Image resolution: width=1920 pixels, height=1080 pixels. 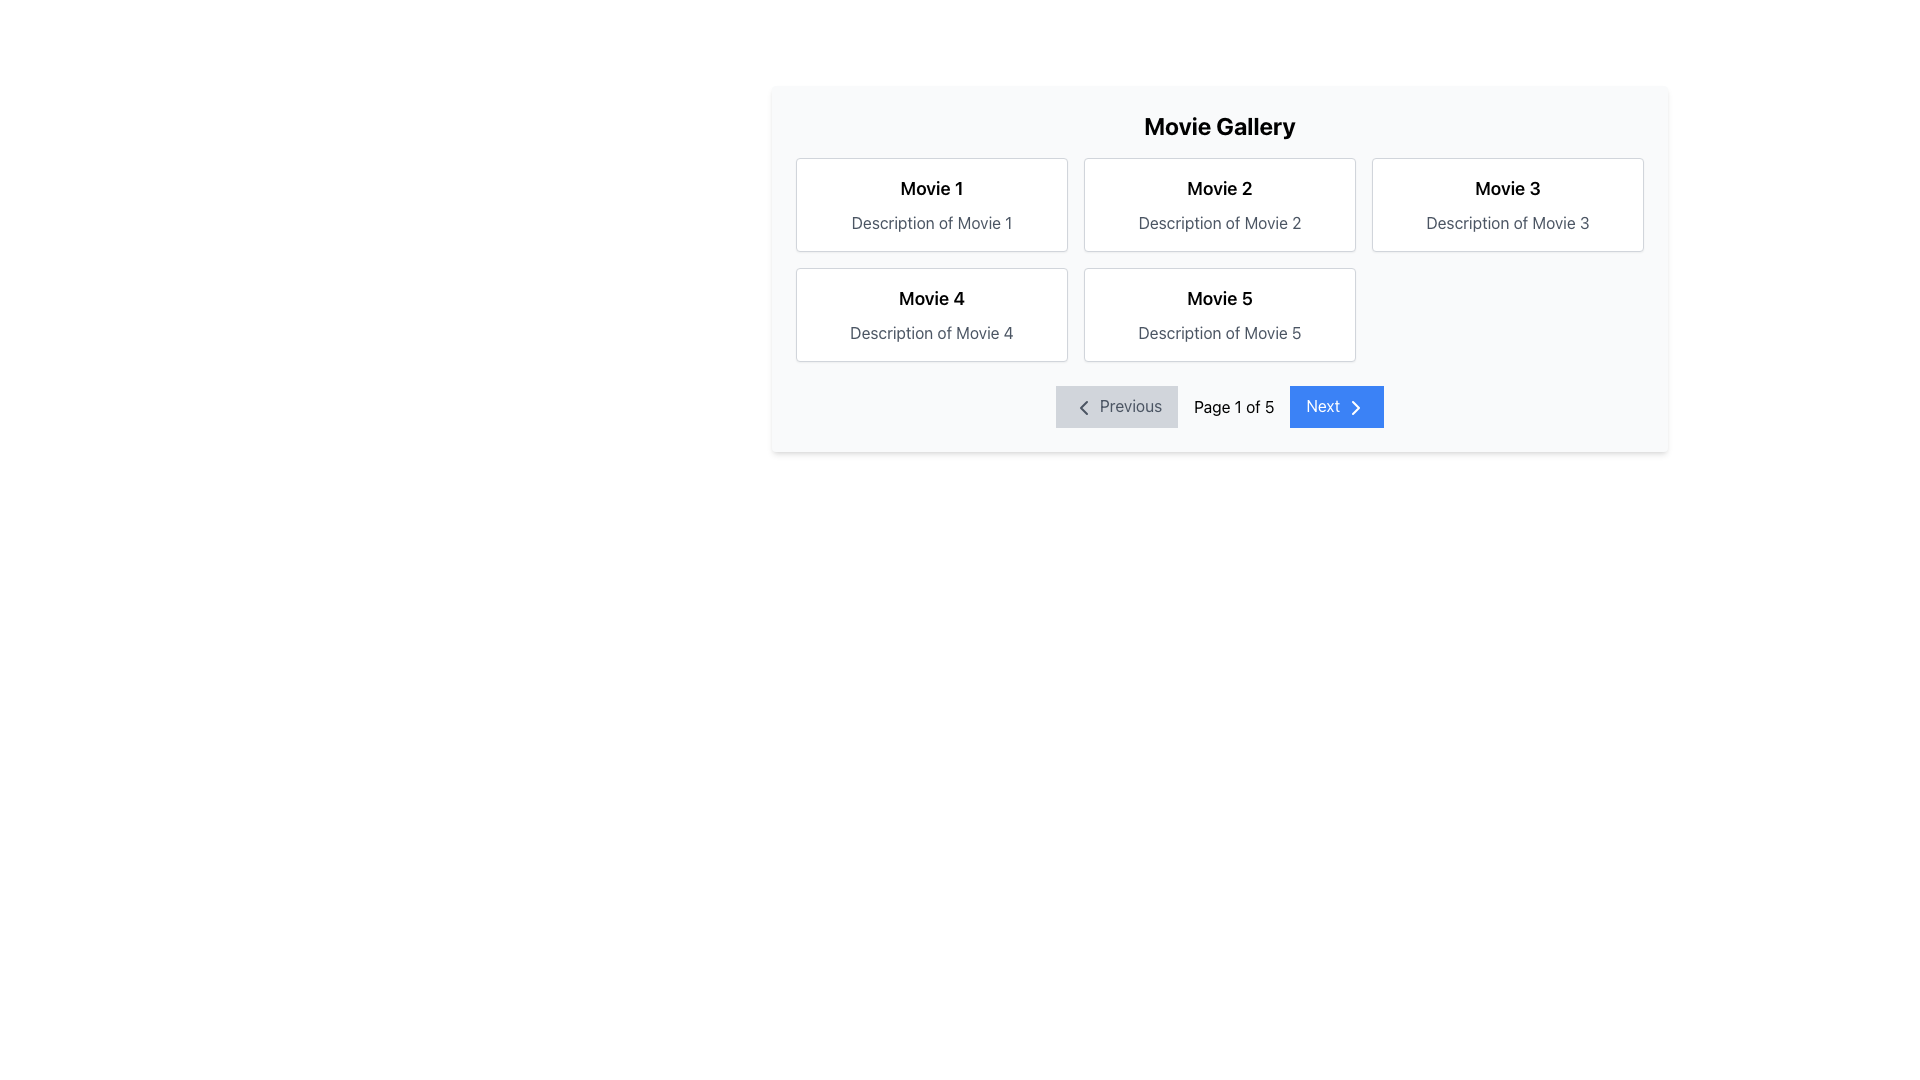 I want to click on the movie title text label located at the top-left of the movie cards grid in the 'Movie Gallery', so click(x=930, y=189).